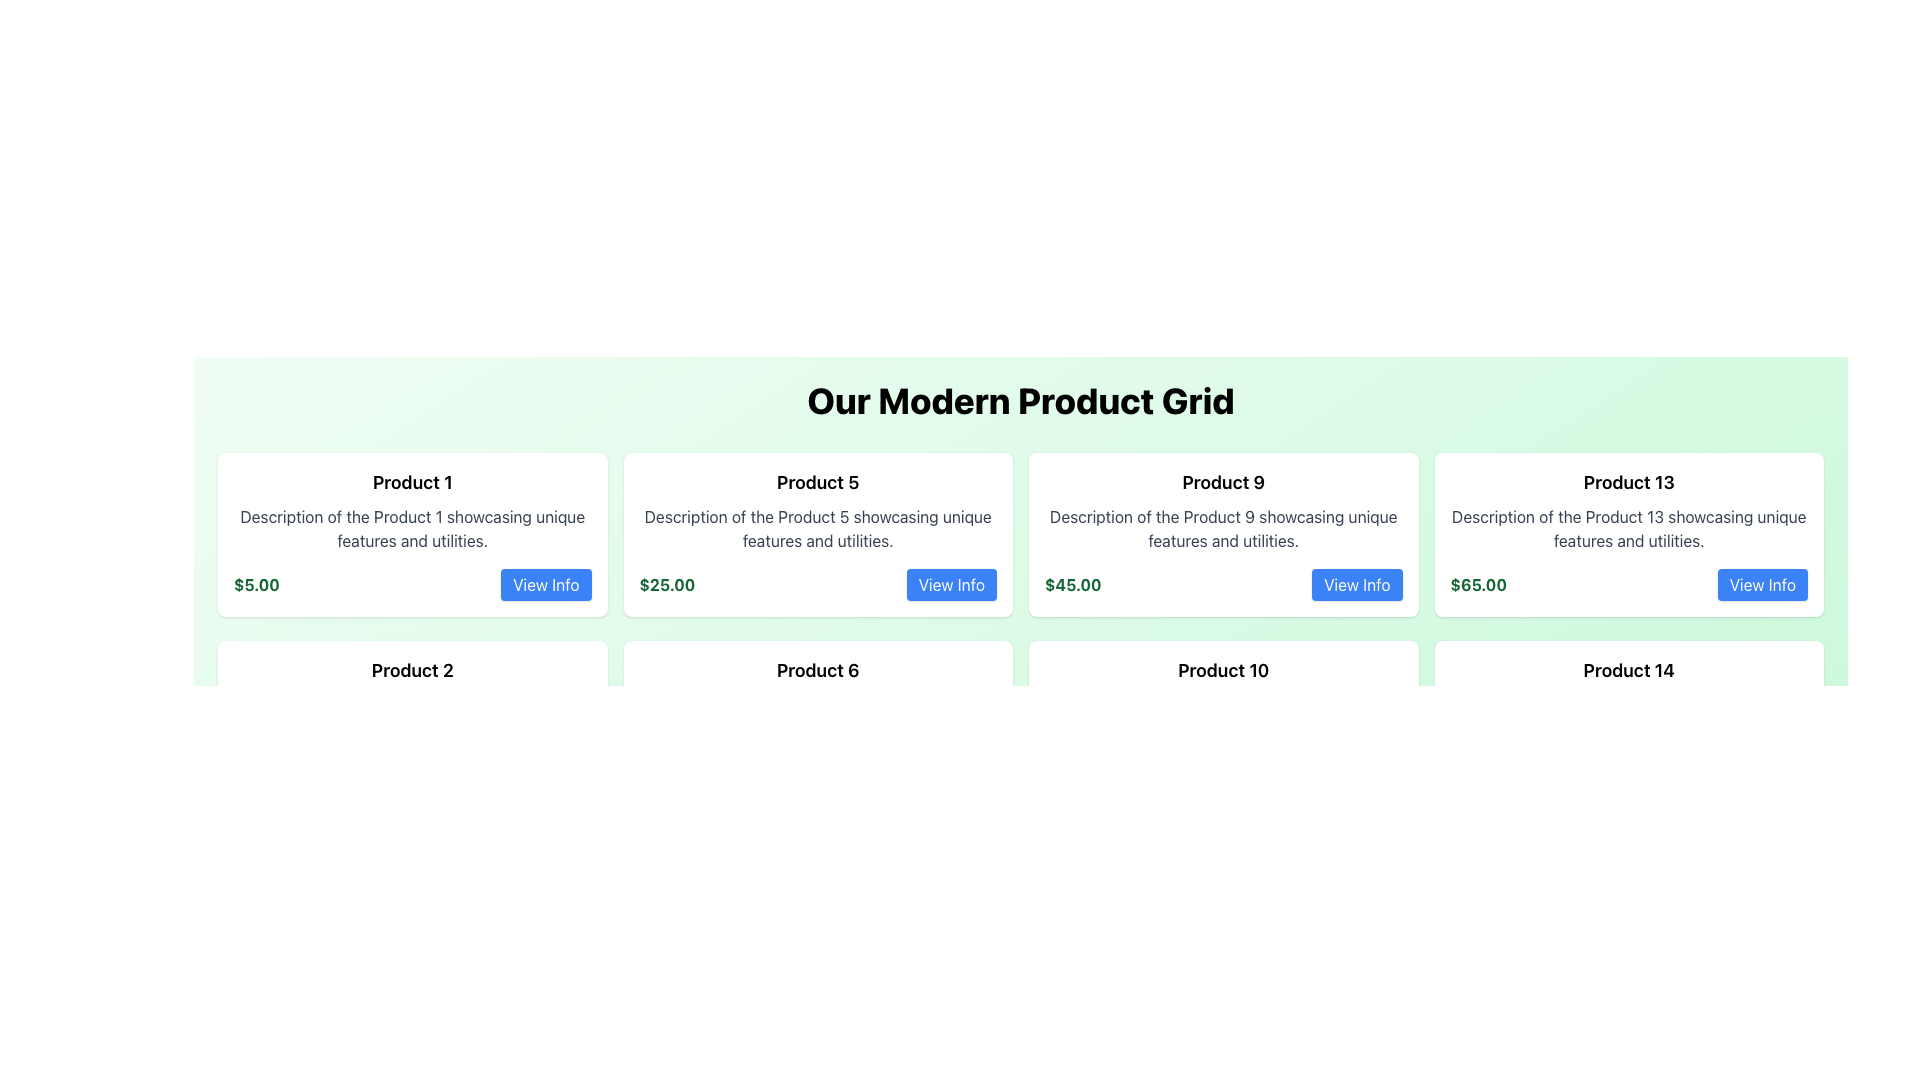  Describe the element at coordinates (818, 482) in the screenshot. I see `the text label displaying 'Product 5' for accessibility purposes, located in the second column of the top row of the grid layout within a card-like structure` at that location.